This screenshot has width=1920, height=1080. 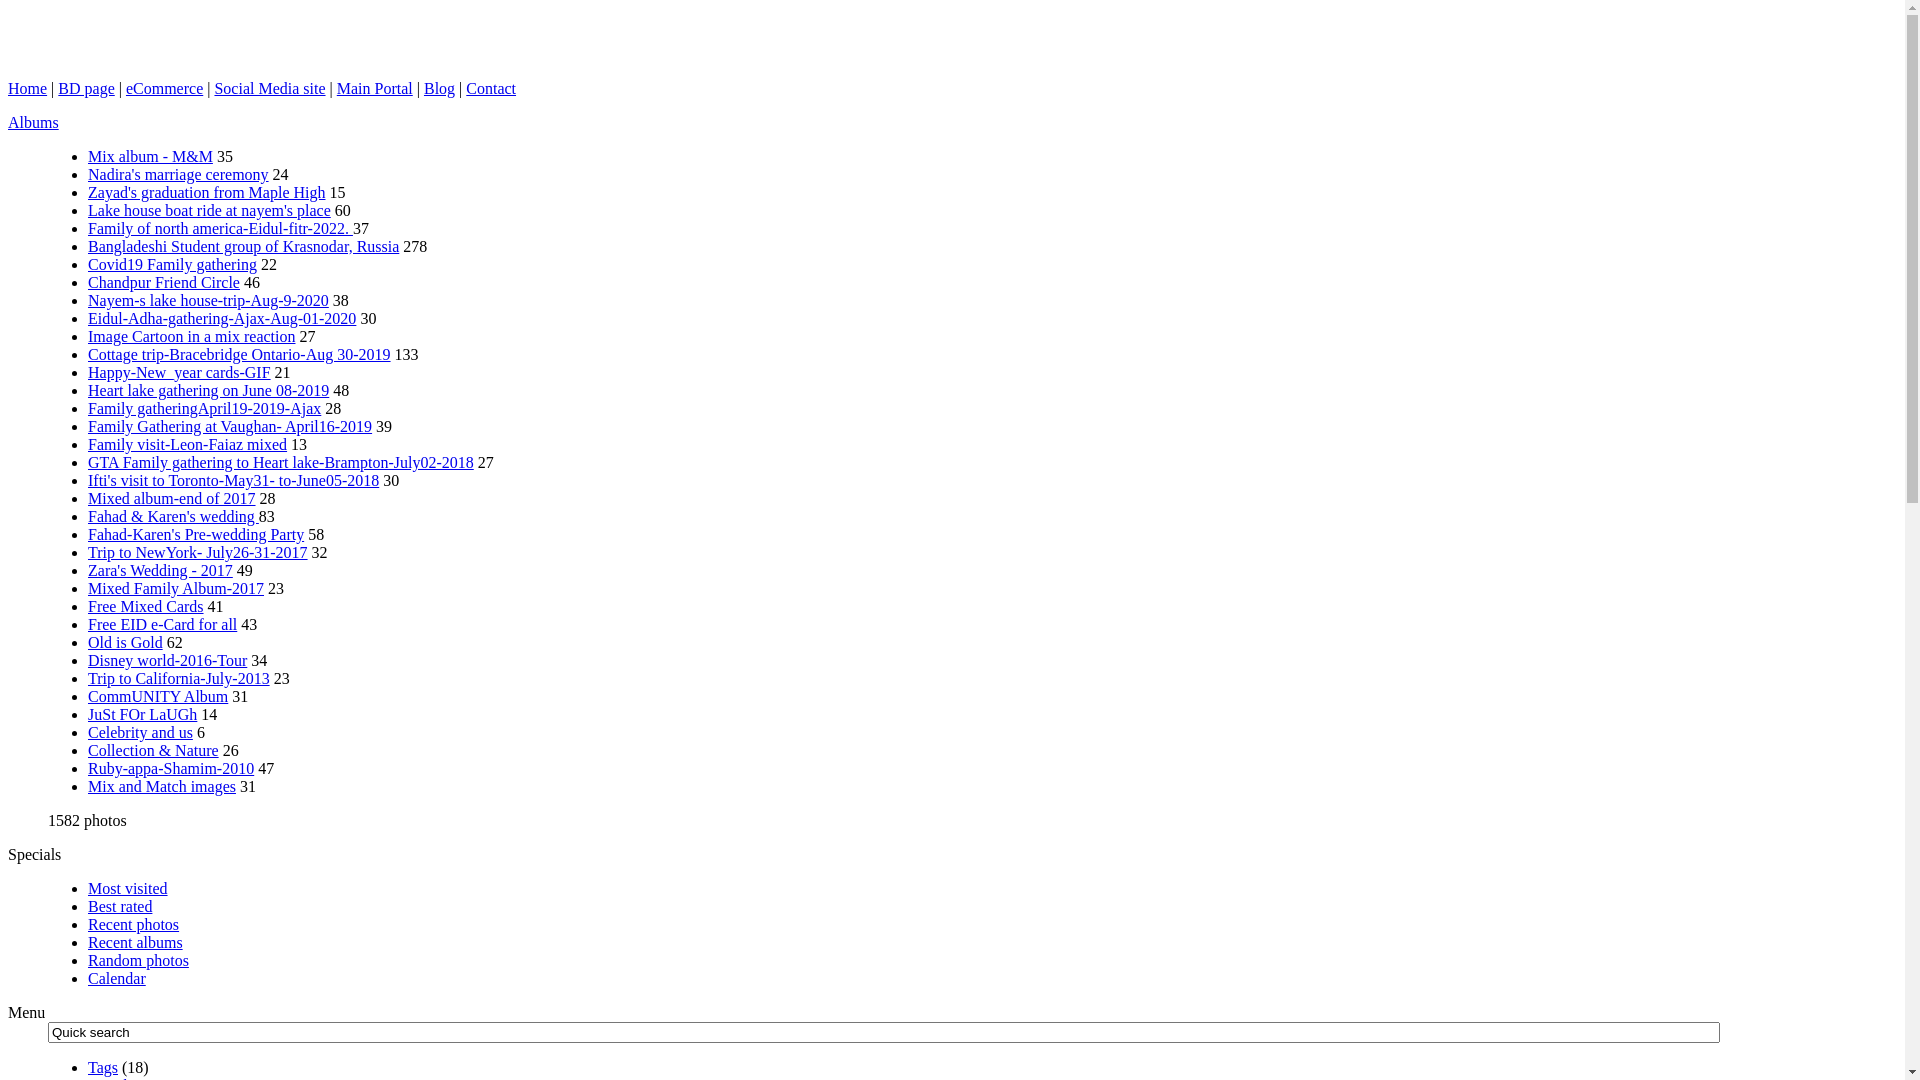 I want to click on 'CommUNITY Album', so click(x=157, y=695).